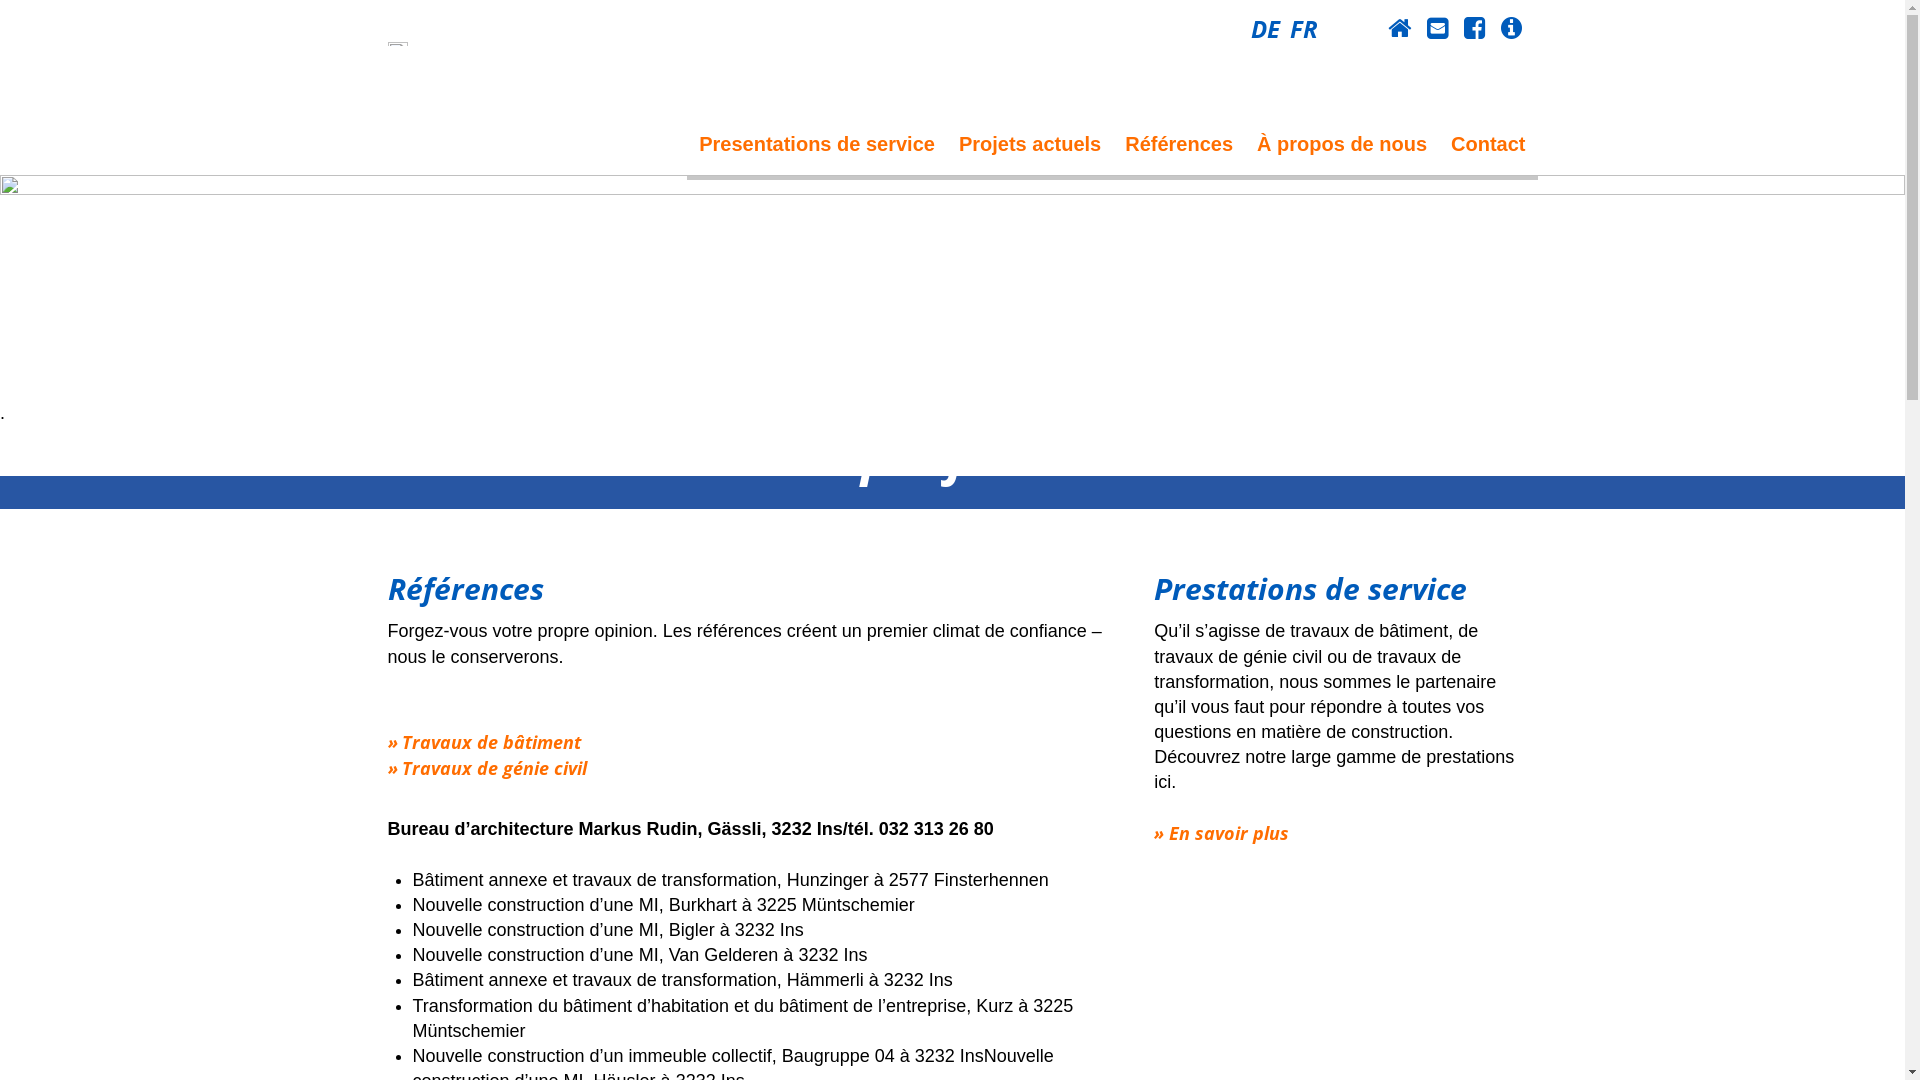  Describe the element at coordinates (1474, 27) in the screenshot. I see `'Facebook'` at that location.